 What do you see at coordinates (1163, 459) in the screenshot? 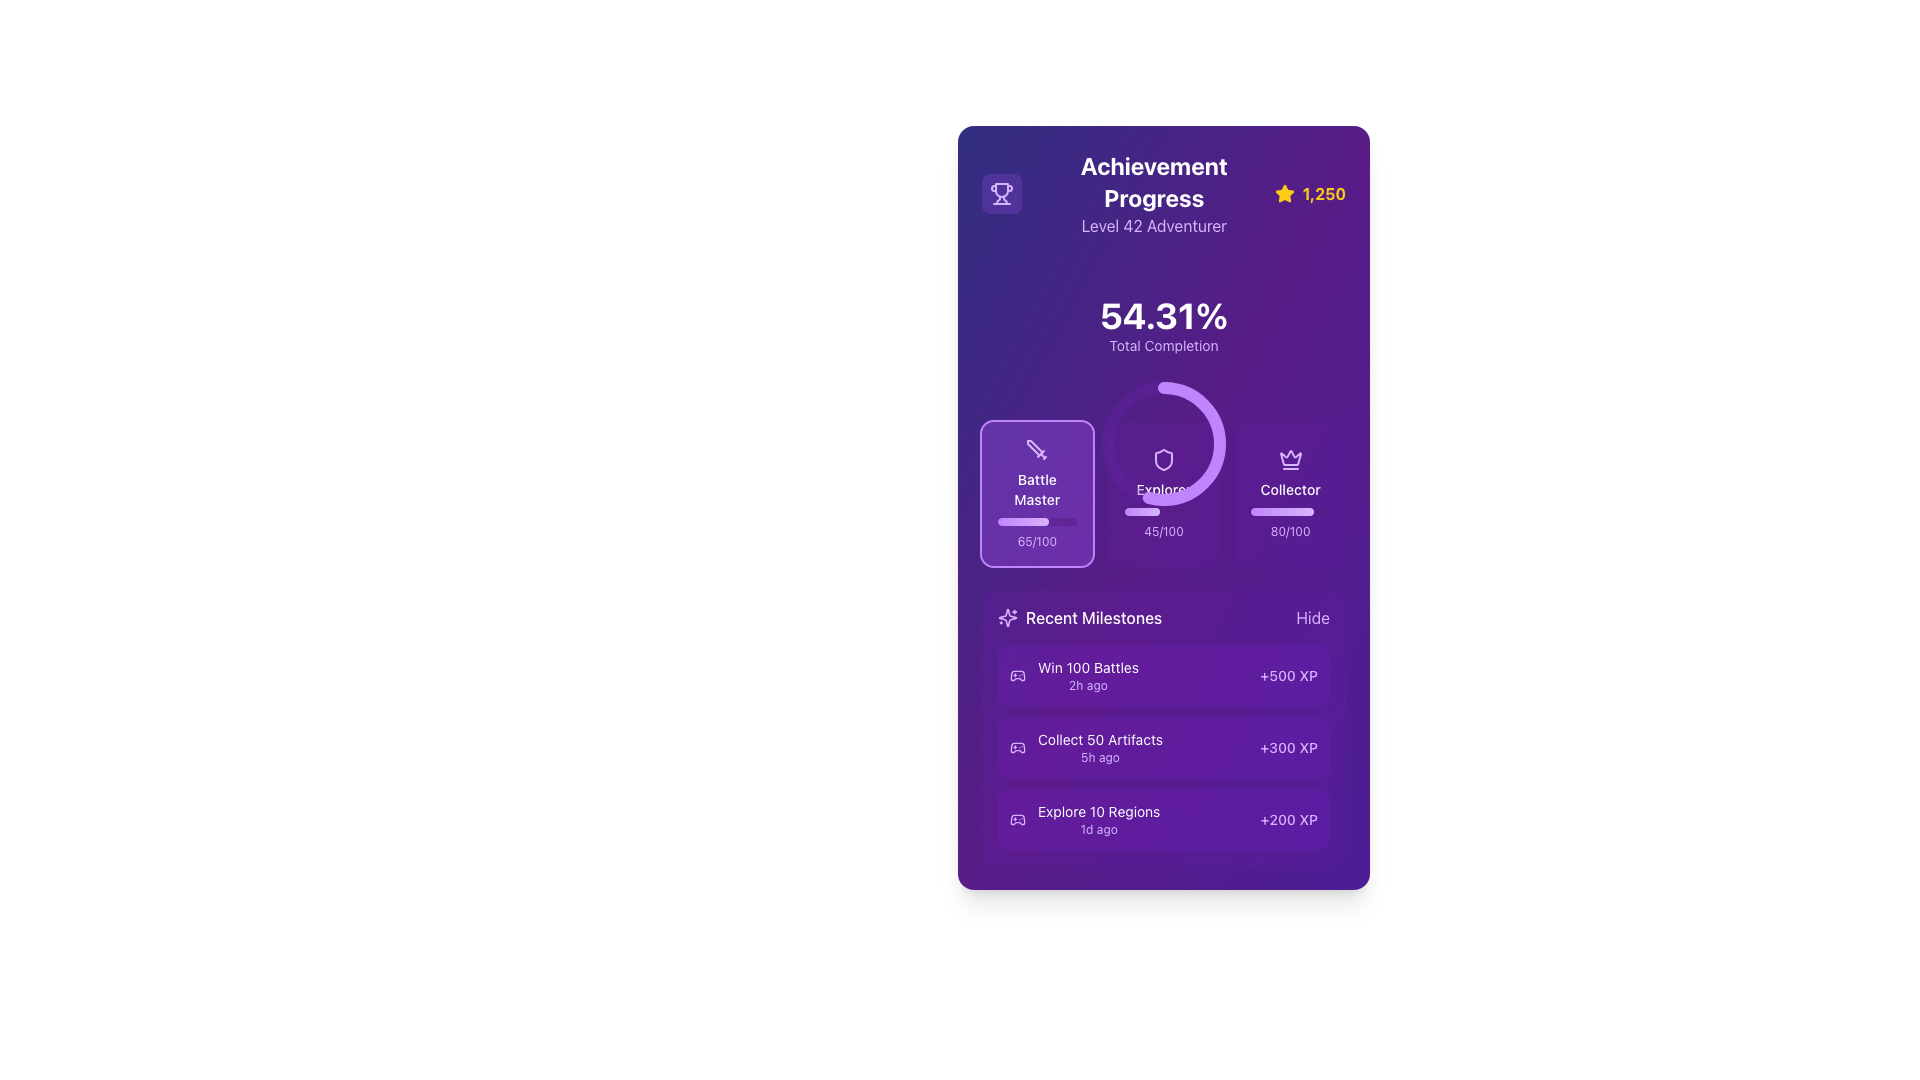
I see `the appearance of the Graphic Icon located in the 'Achievement Progress' section, which visually represents category or achievement types adjacent to textual descriptions` at bounding box center [1163, 459].